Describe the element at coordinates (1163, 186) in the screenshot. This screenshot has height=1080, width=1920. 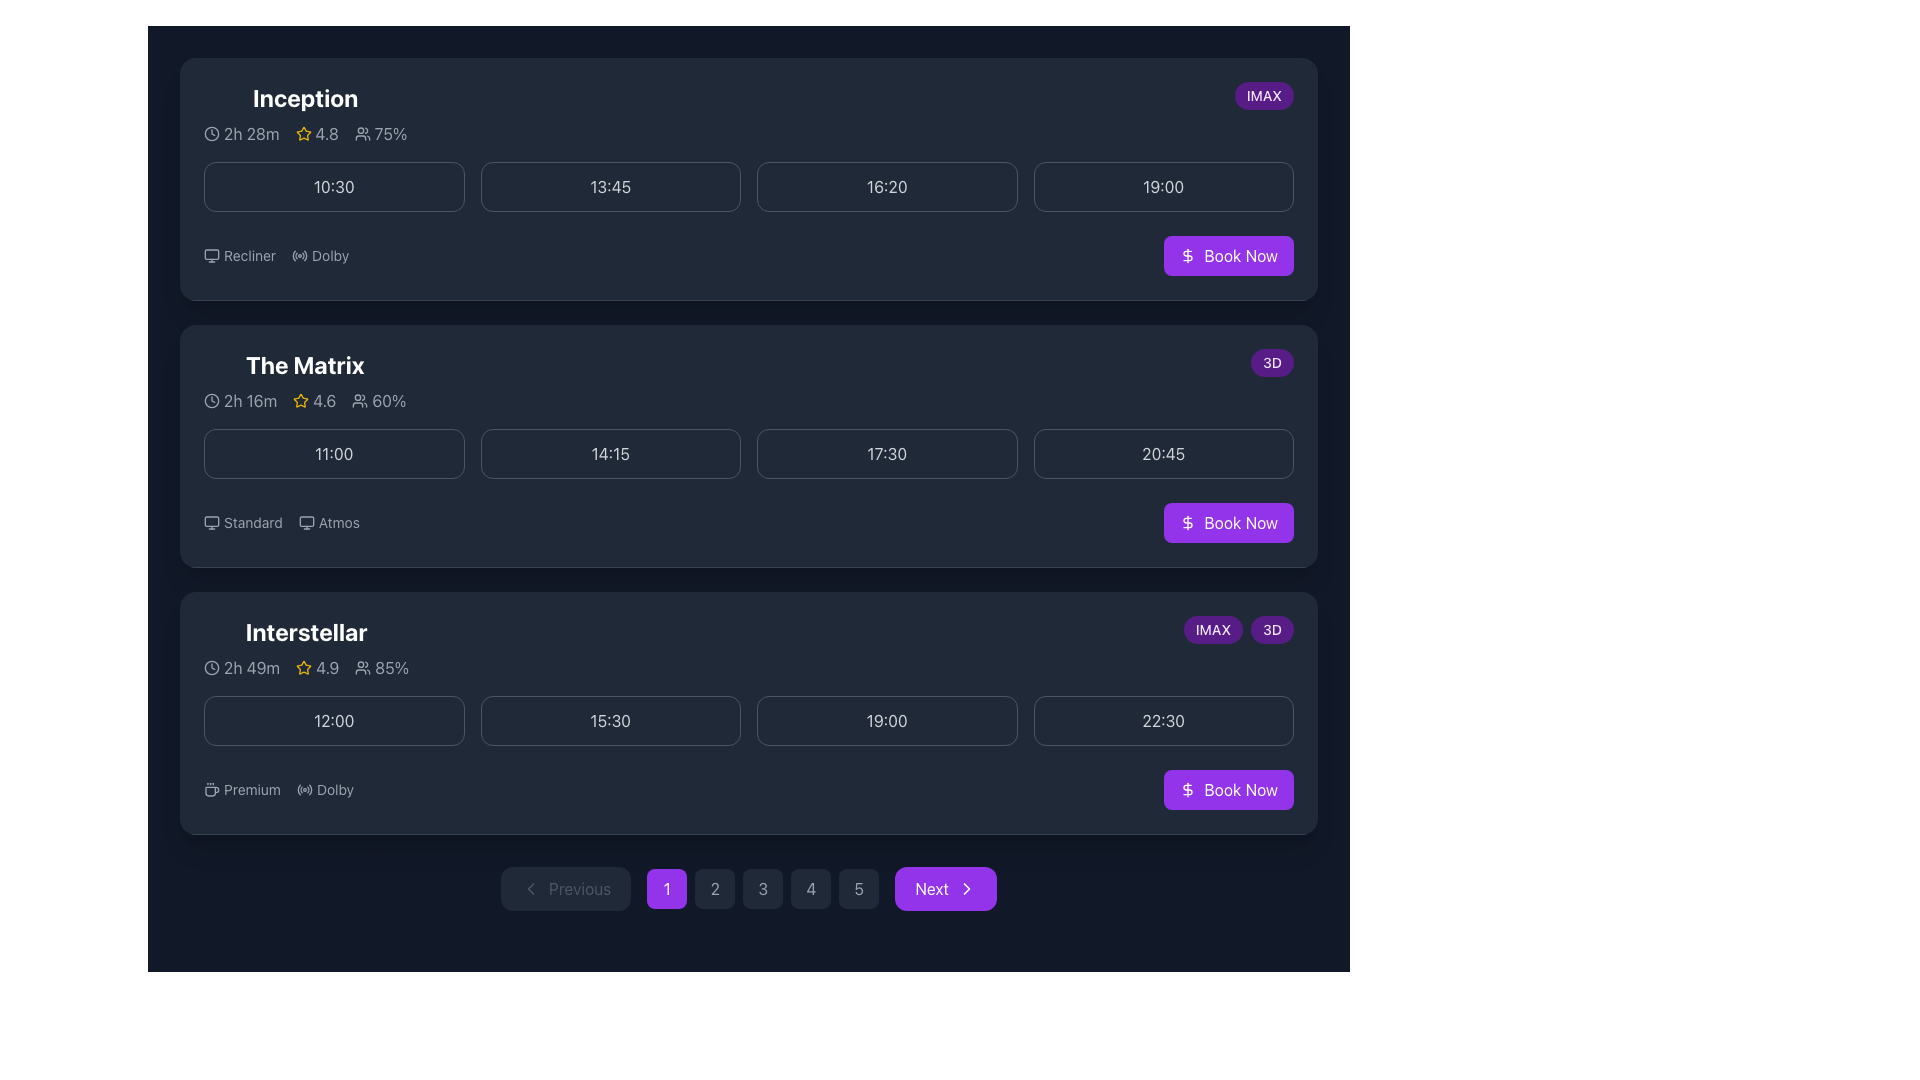
I see `the fourth button in the row of time selection buttons` at that location.